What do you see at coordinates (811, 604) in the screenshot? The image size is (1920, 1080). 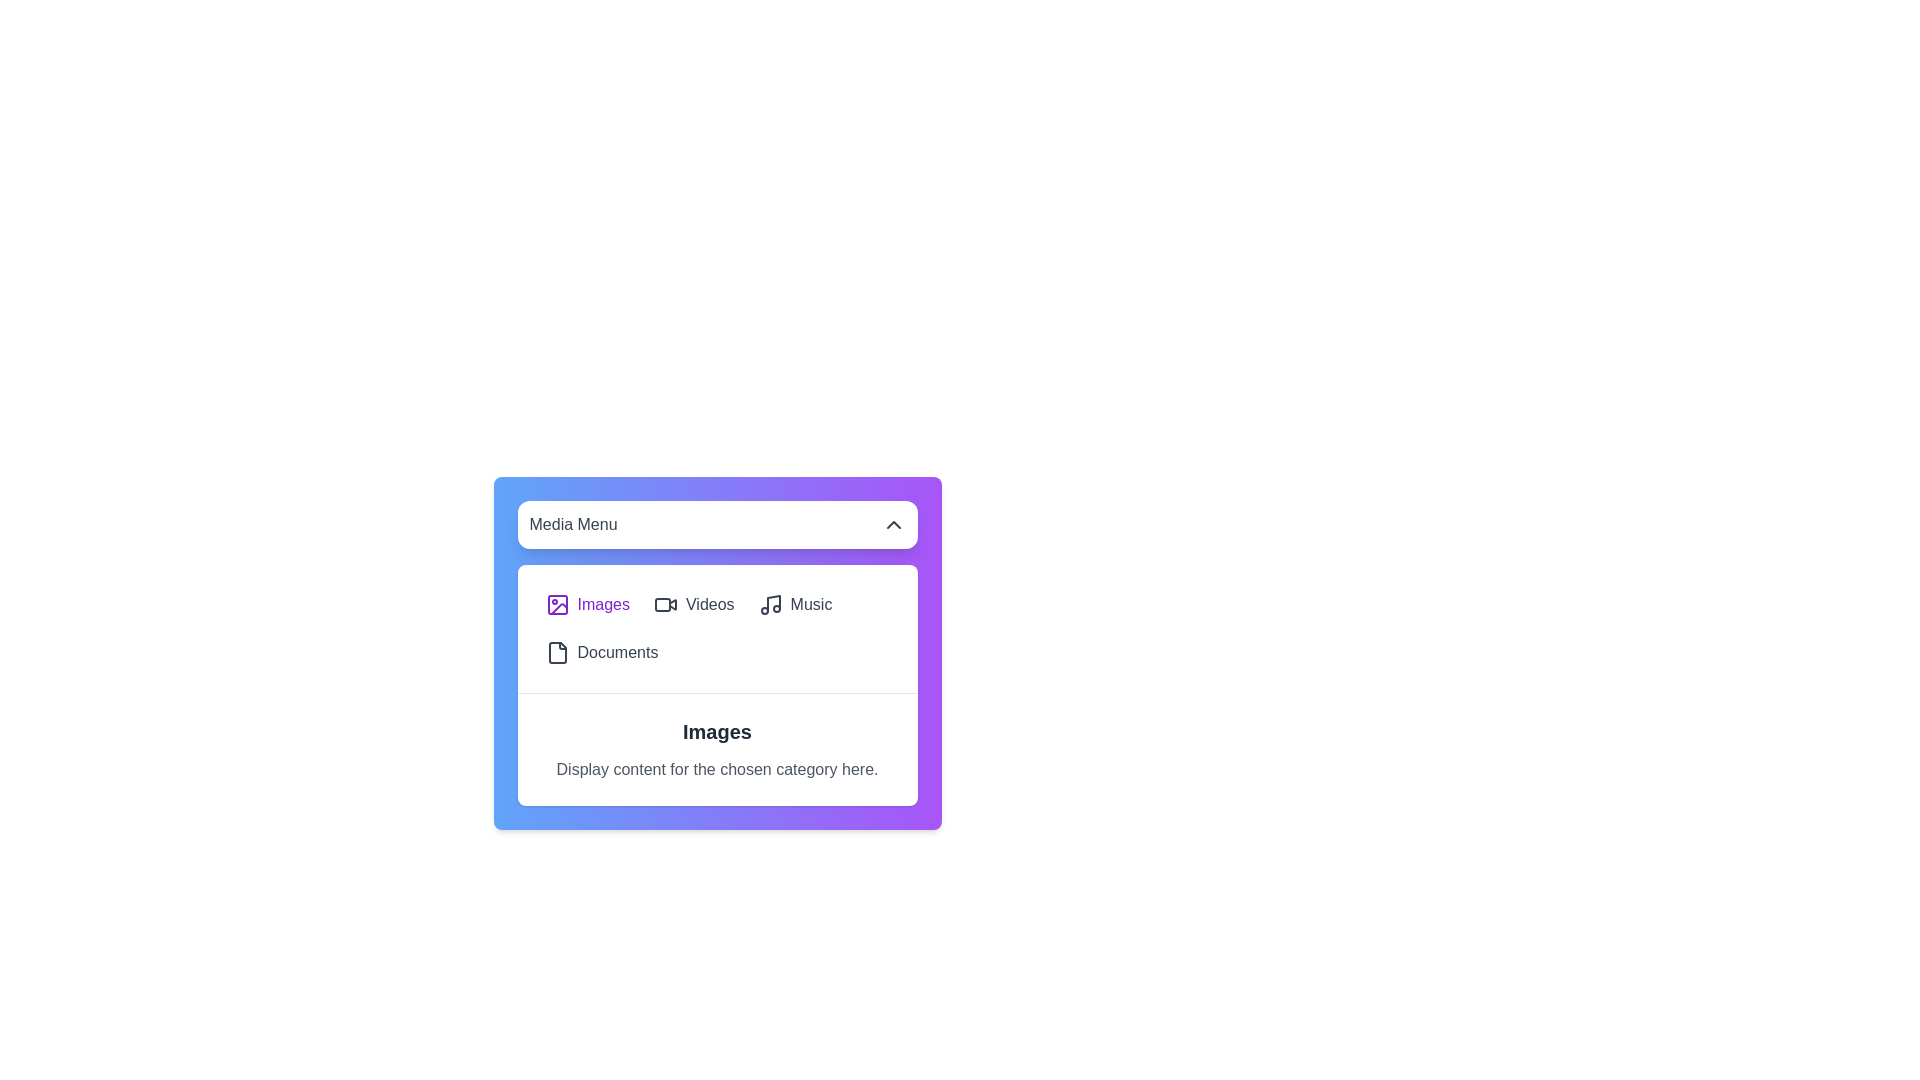 I see `the 'Music' text label, which is styled in dark gray and is the last item in the selectable media menu` at bounding box center [811, 604].